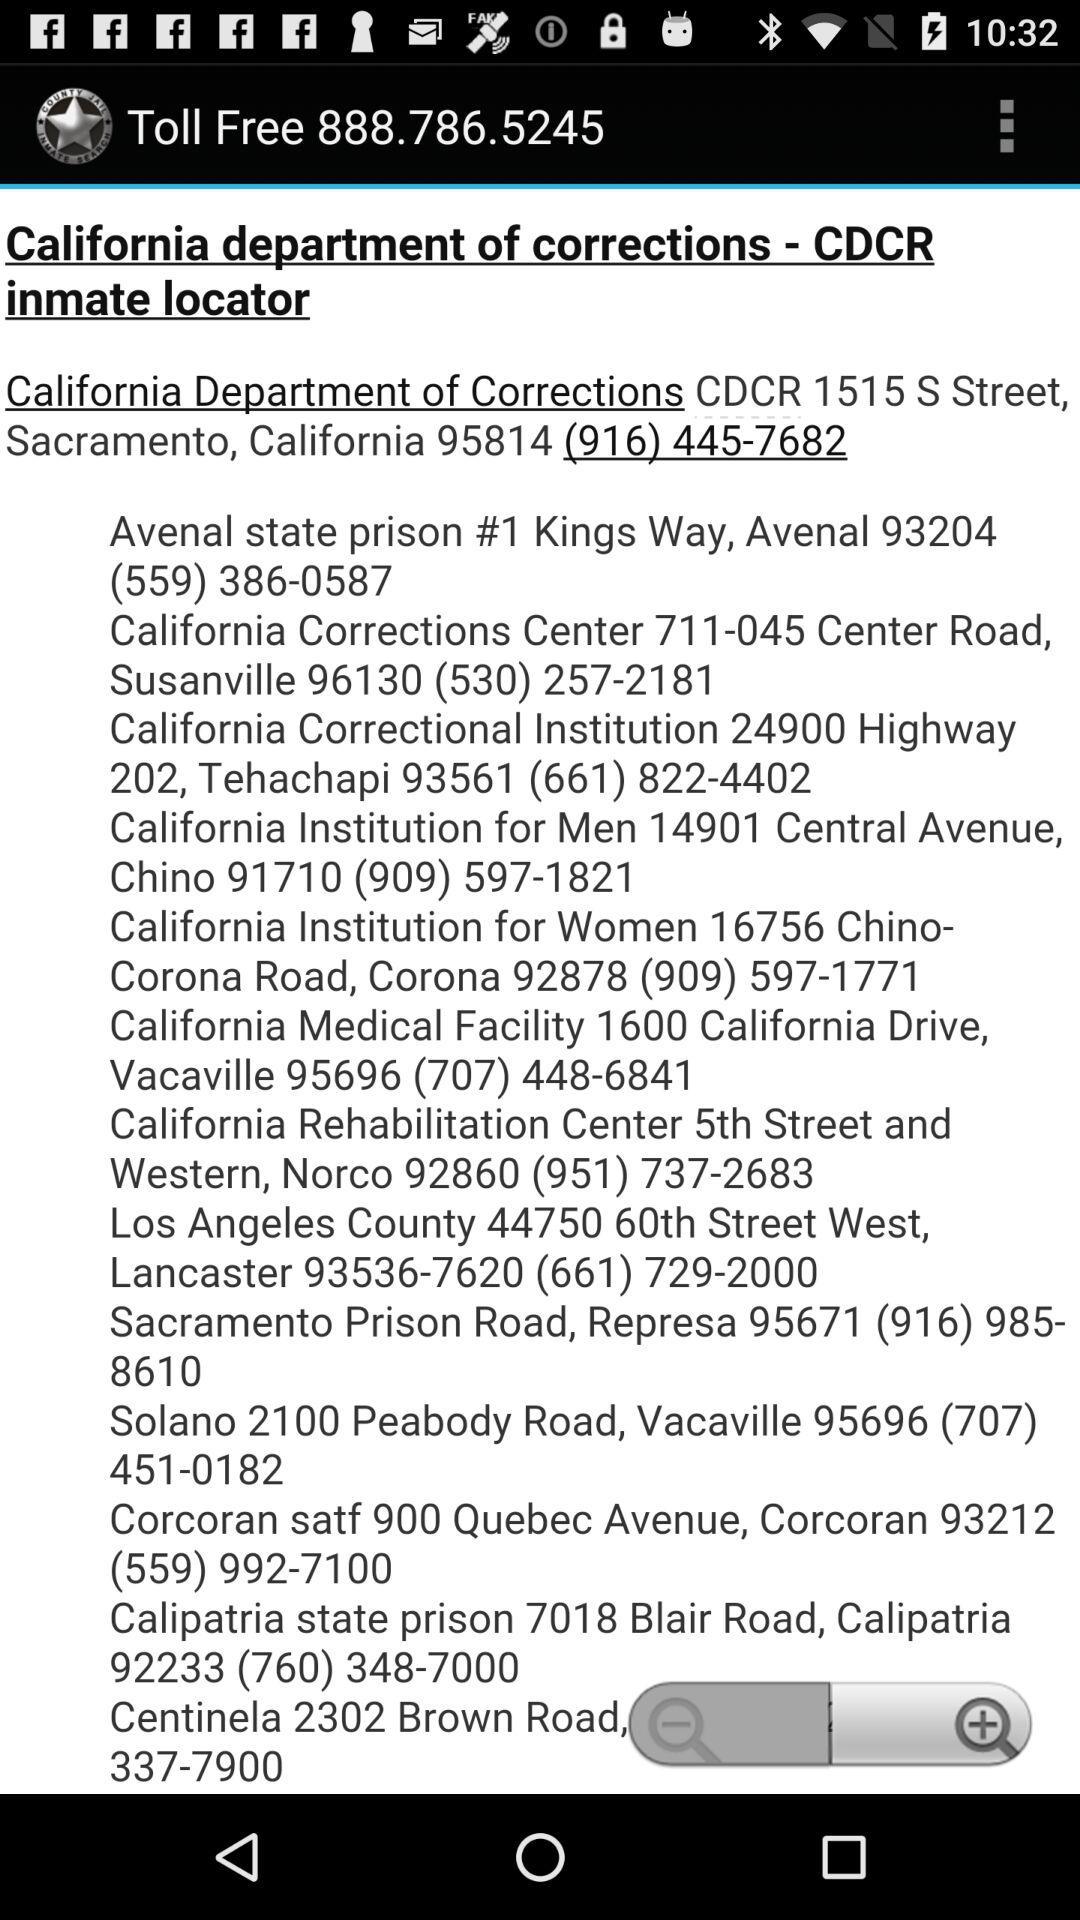 Image resolution: width=1080 pixels, height=1920 pixels. What do you see at coordinates (540, 991) in the screenshot?
I see `webpage view` at bounding box center [540, 991].